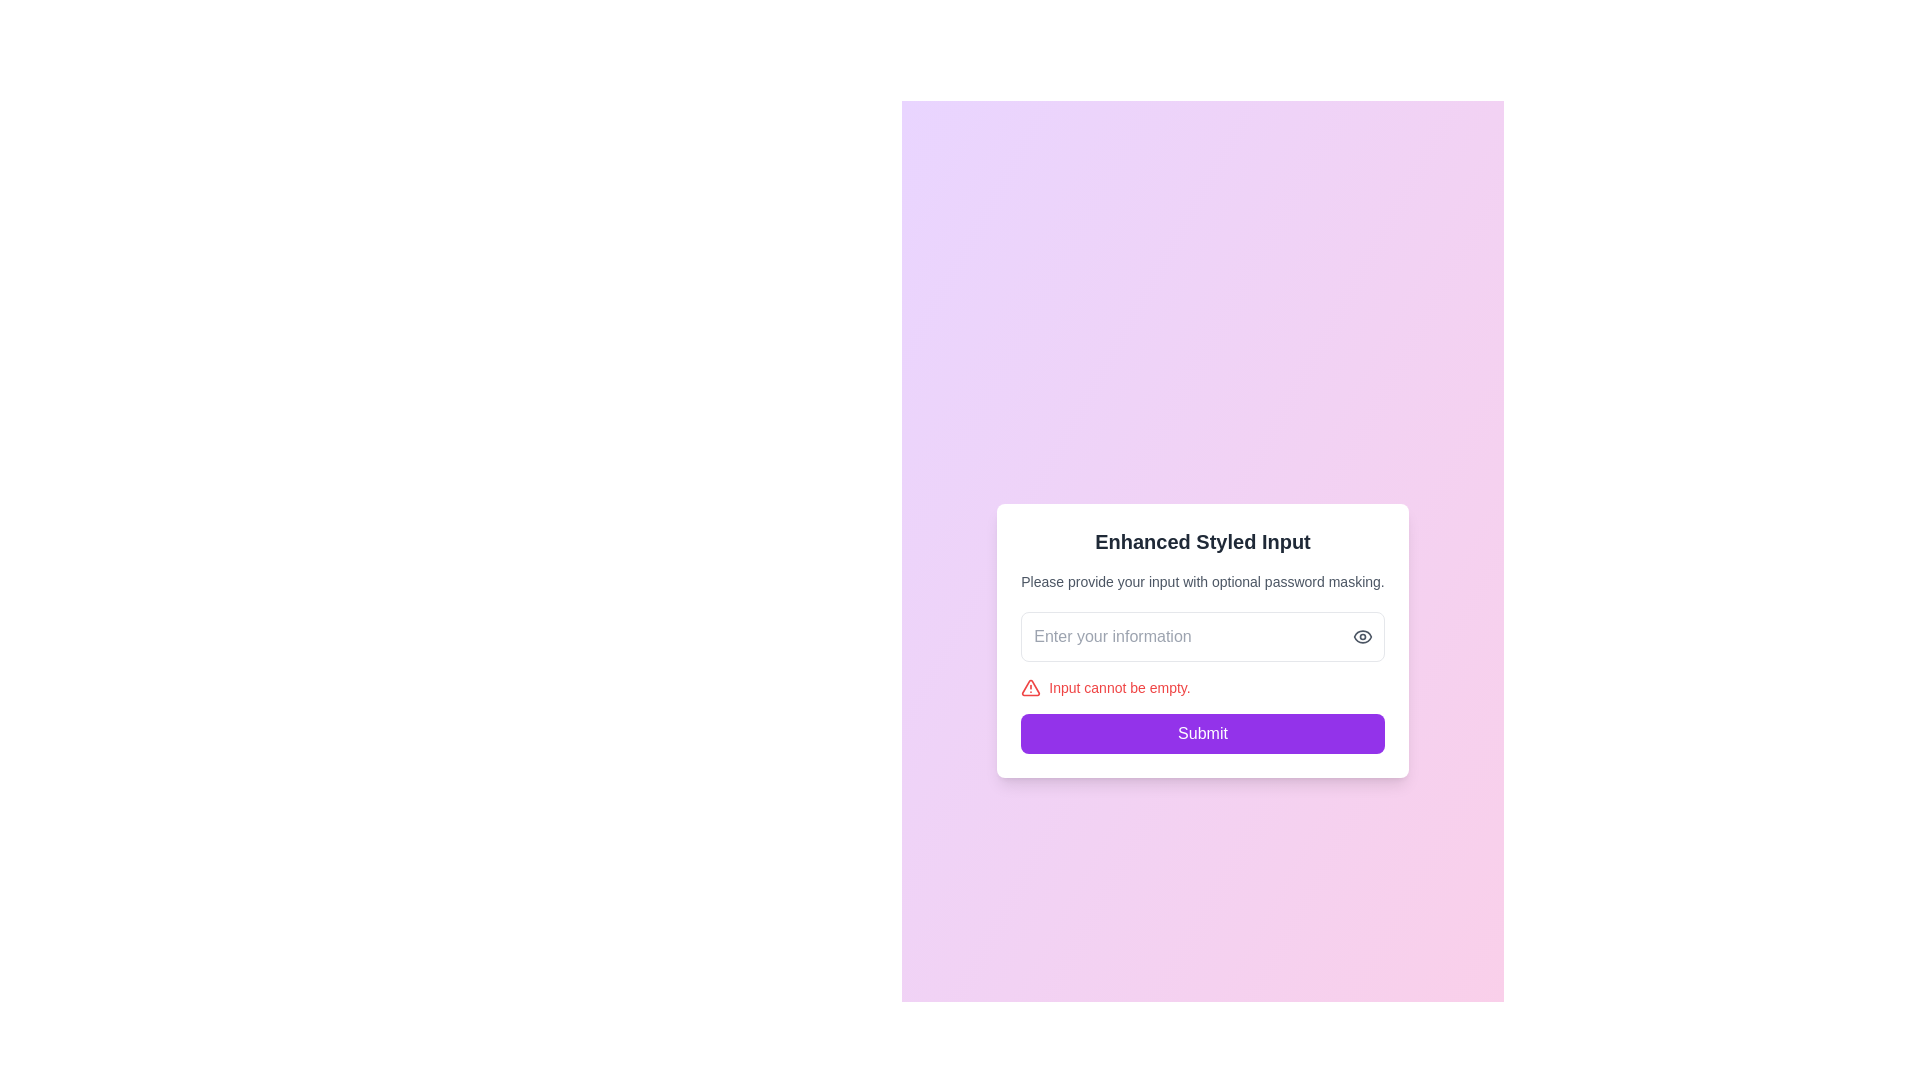 This screenshot has width=1920, height=1080. I want to click on the static text element that serves as a descriptive heading or label, guiding the user towards the input functionality in the interface, so click(1202, 542).